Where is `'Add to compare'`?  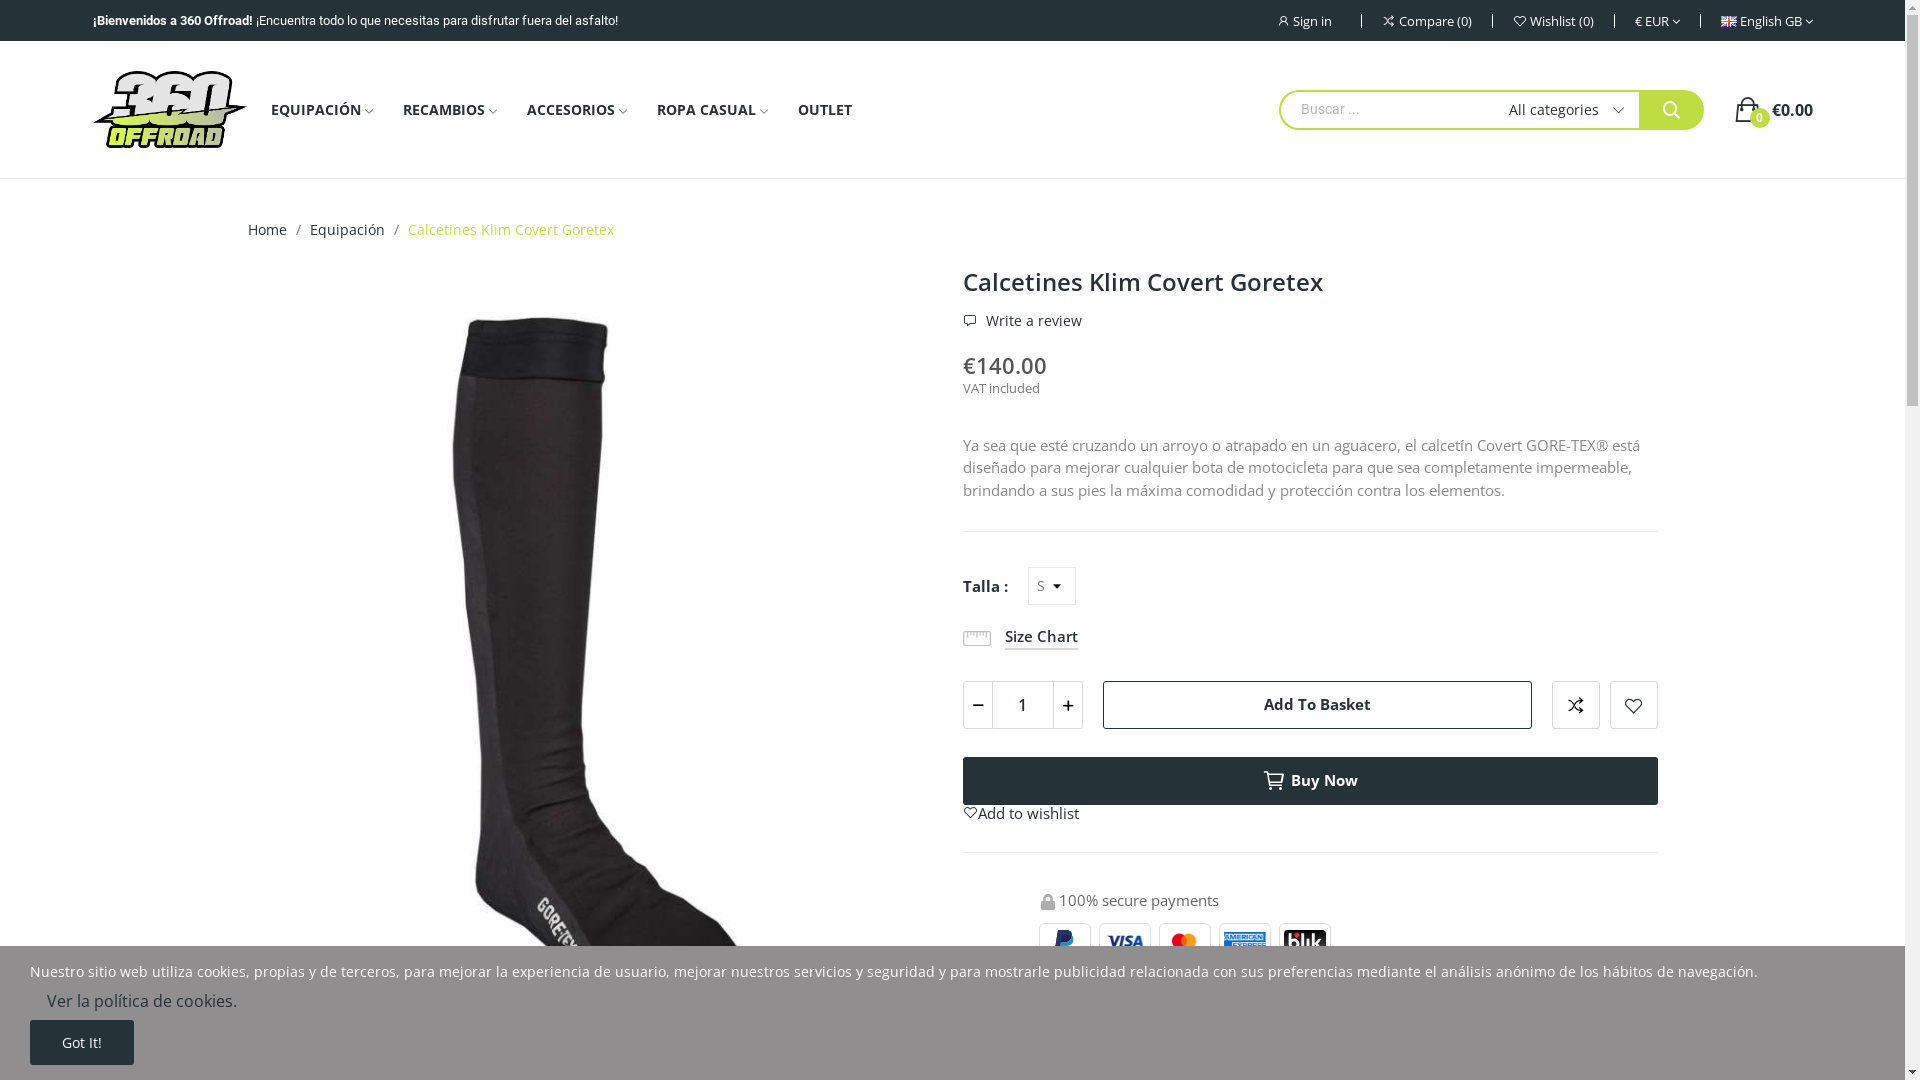
'Add to compare' is located at coordinates (1574, 704).